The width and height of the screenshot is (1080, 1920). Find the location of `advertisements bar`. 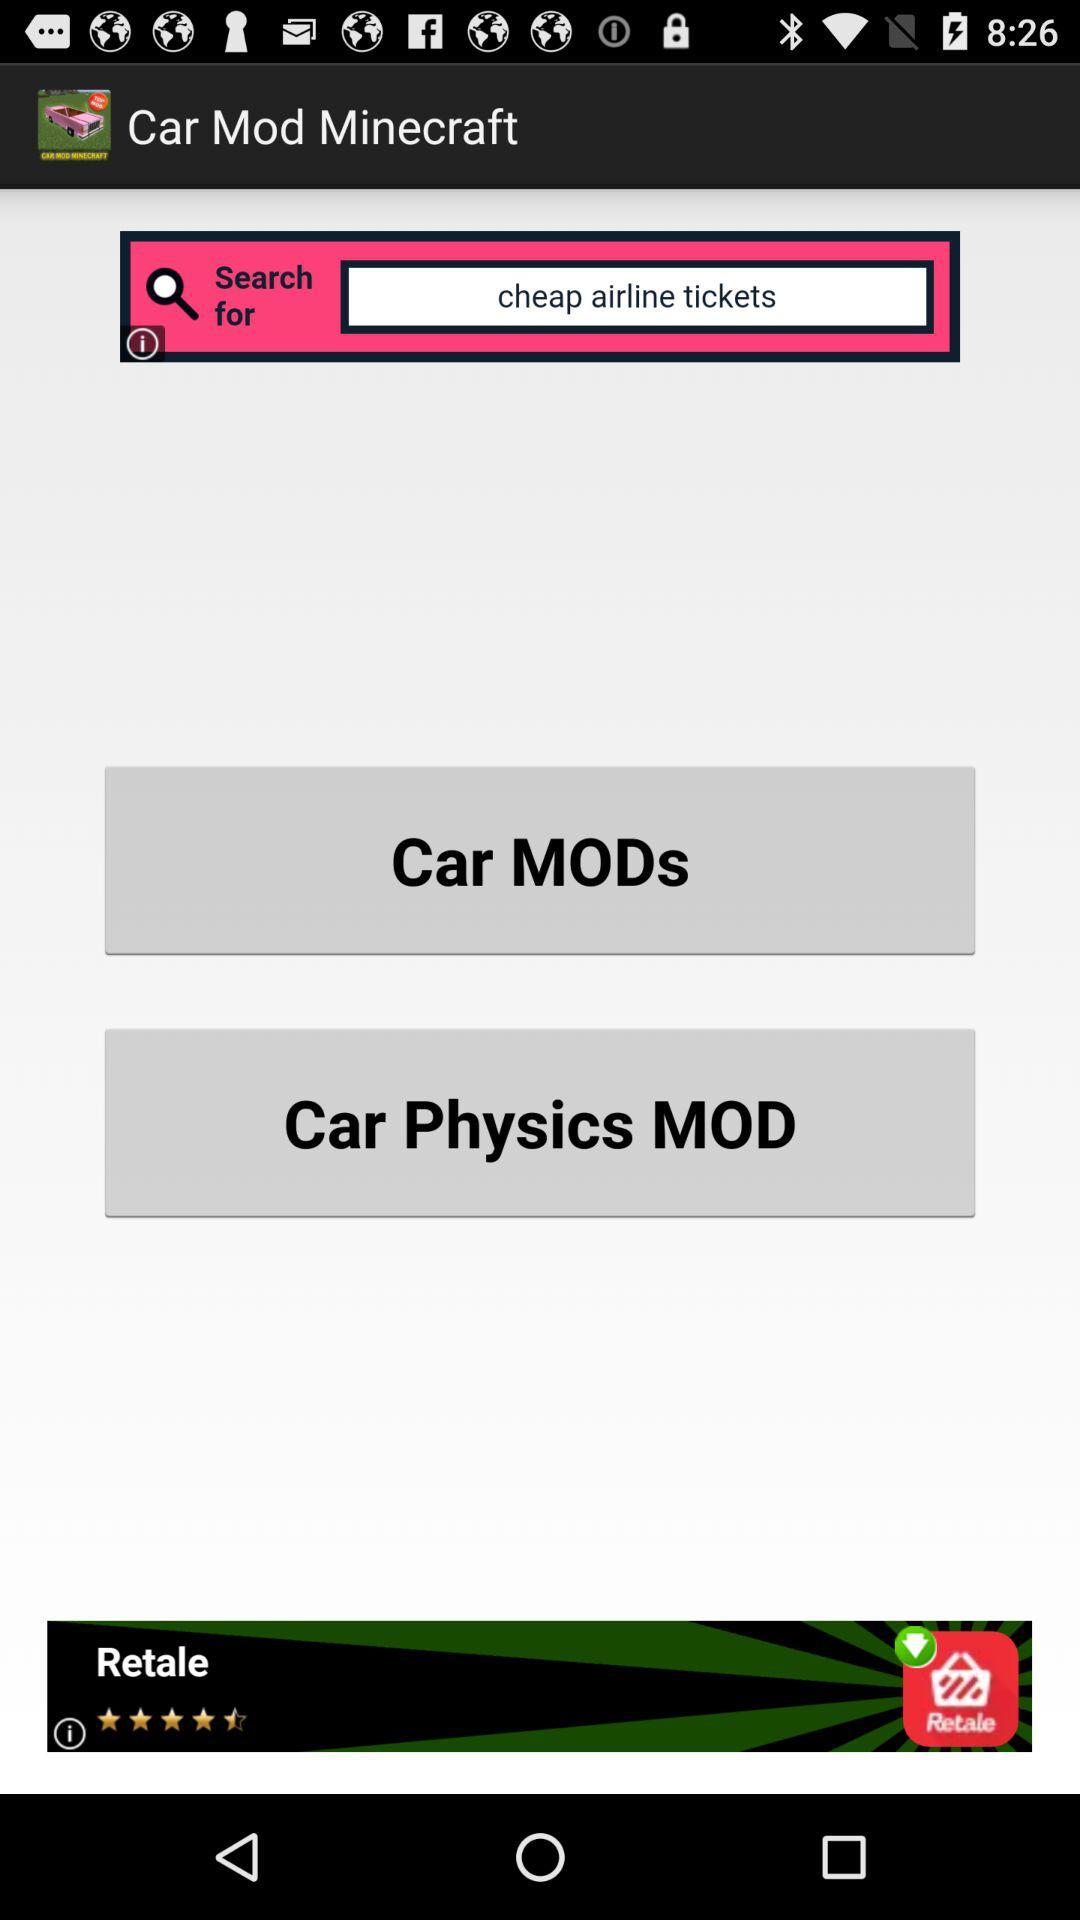

advertisements bar is located at coordinates (538, 1685).